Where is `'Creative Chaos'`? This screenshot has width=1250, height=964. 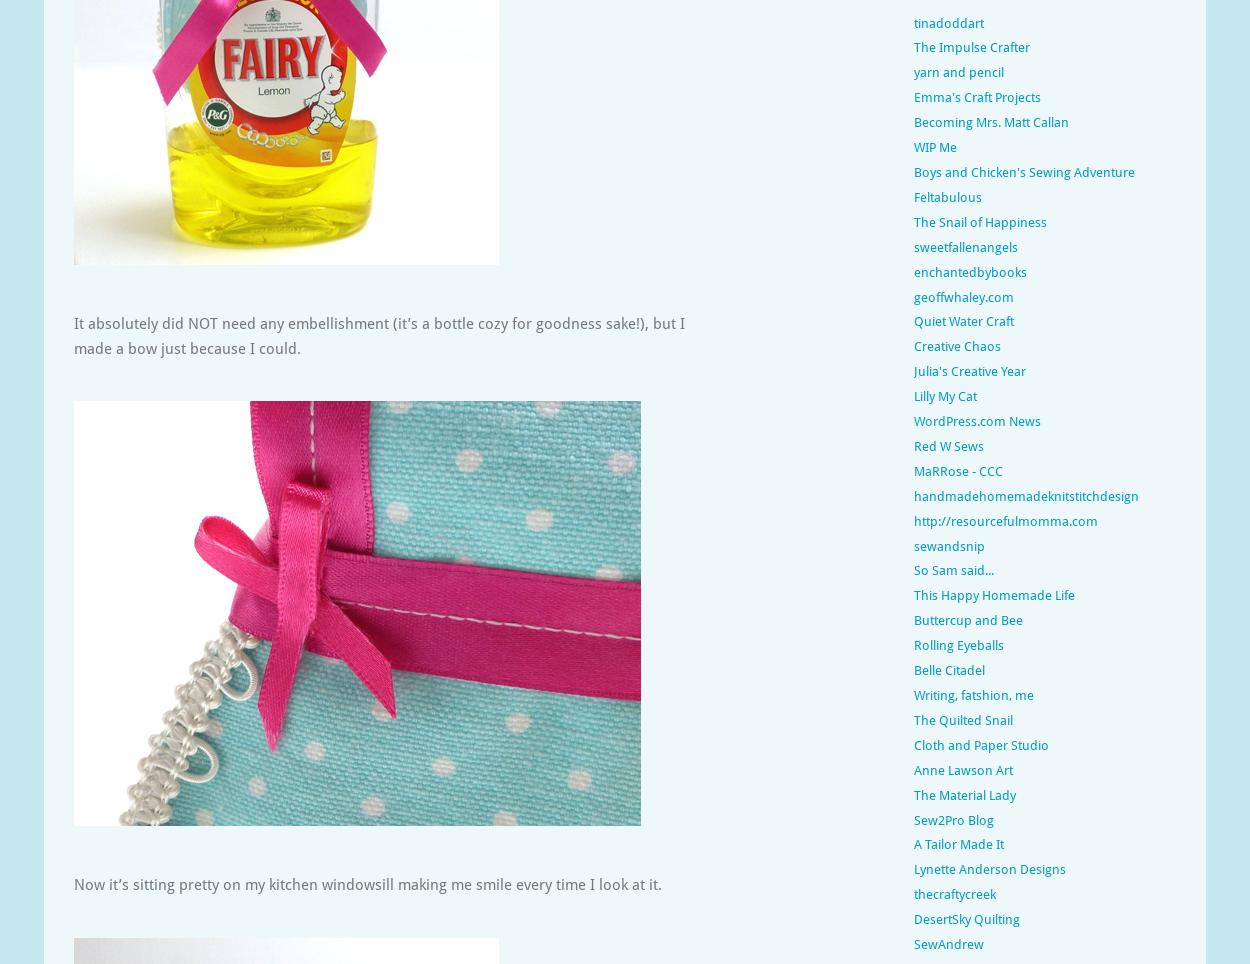 'Creative Chaos' is located at coordinates (956, 345).